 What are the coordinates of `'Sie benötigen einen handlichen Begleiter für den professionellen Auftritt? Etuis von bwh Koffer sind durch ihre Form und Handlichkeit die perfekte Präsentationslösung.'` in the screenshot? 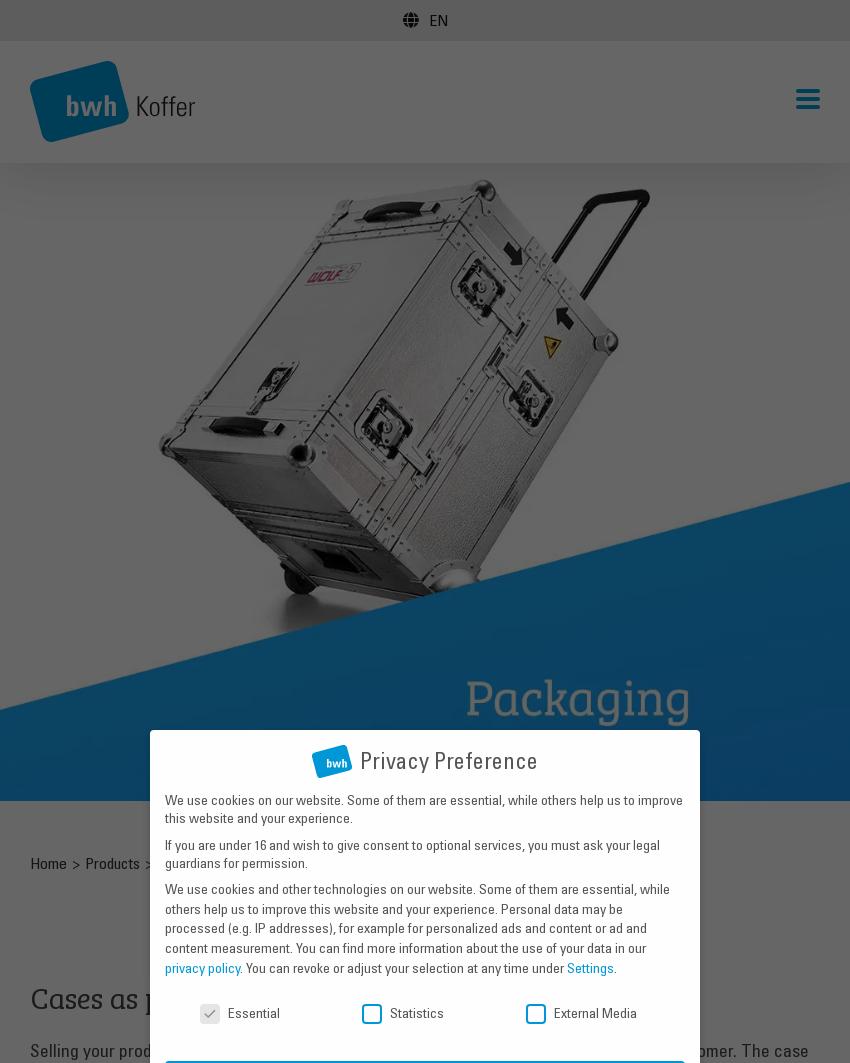 It's located at (435, 144).